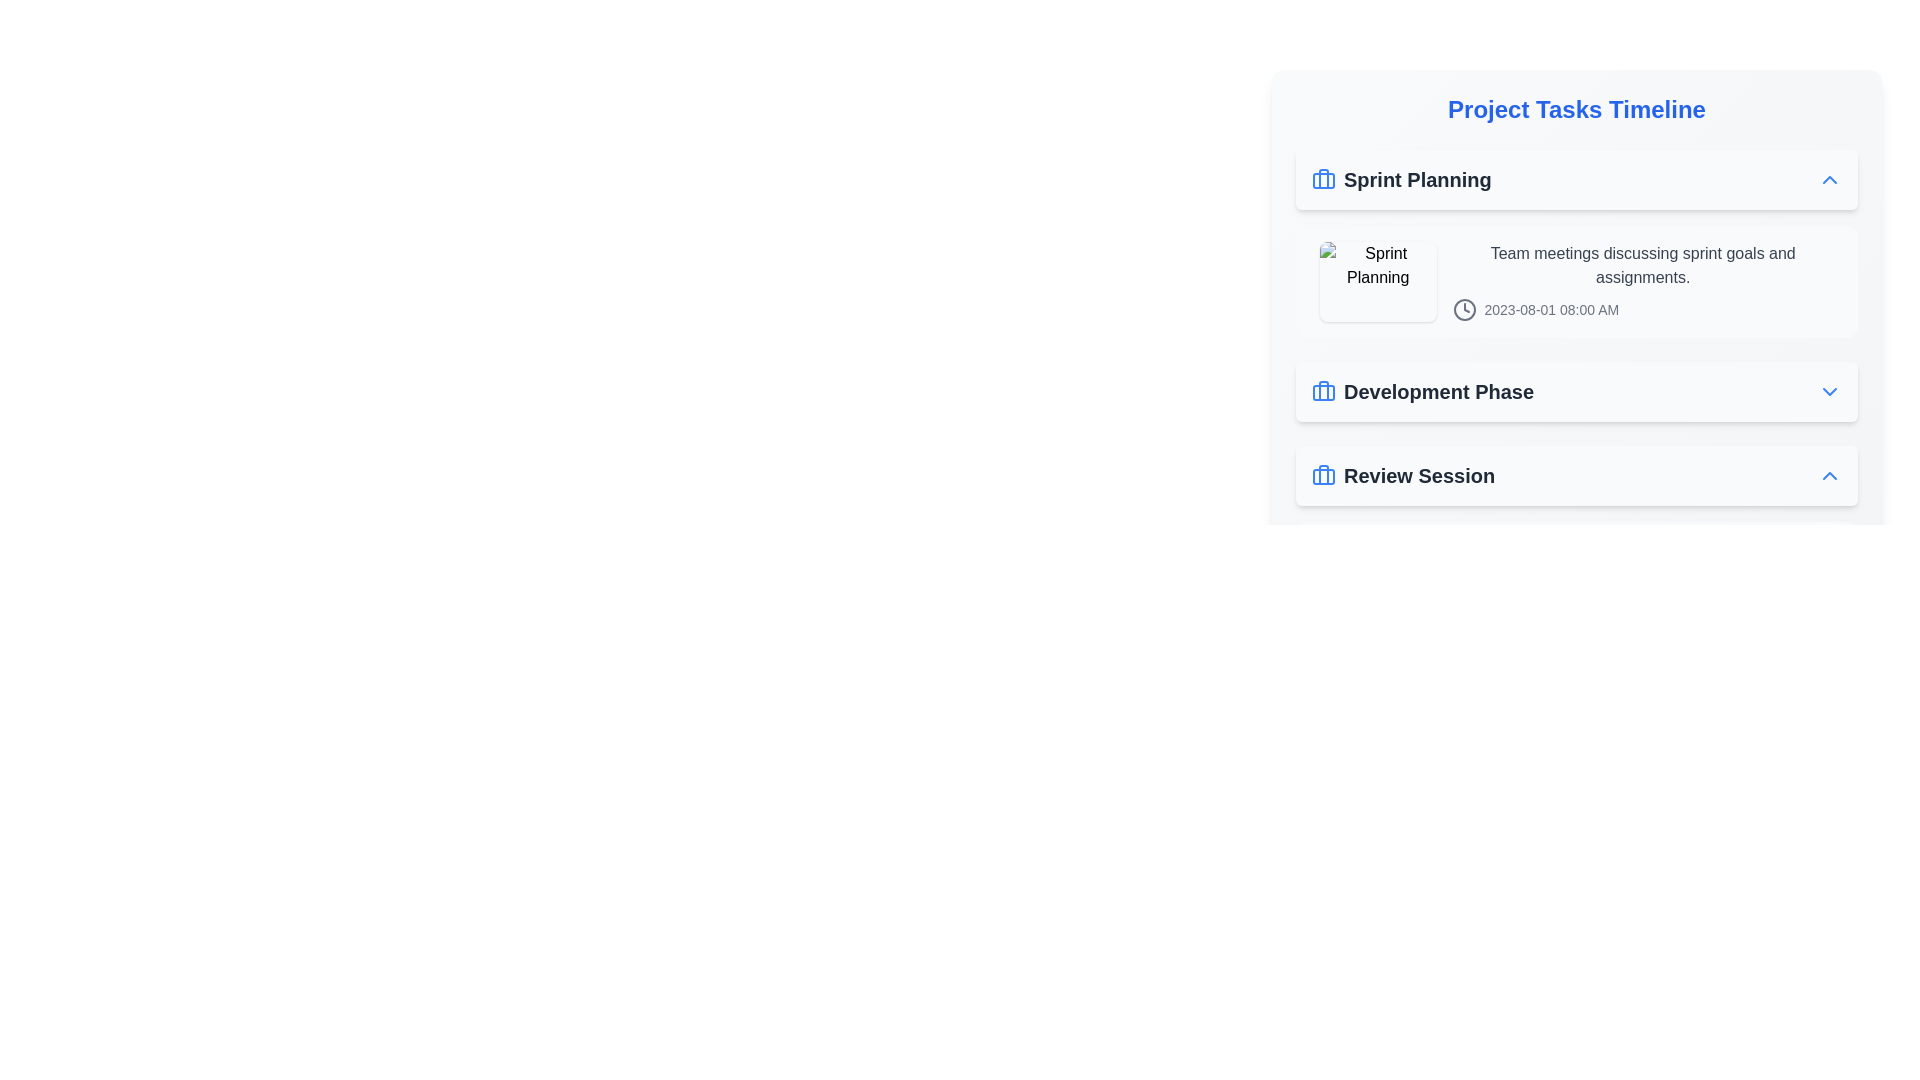 This screenshot has width=1920, height=1080. Describe the element at coordinates (1422, 392) in the screenshot. I see `the Text Label displaying 'Development Phase', which is located beneath 'Sprint Planning' and above 'Review Session'` at that location.